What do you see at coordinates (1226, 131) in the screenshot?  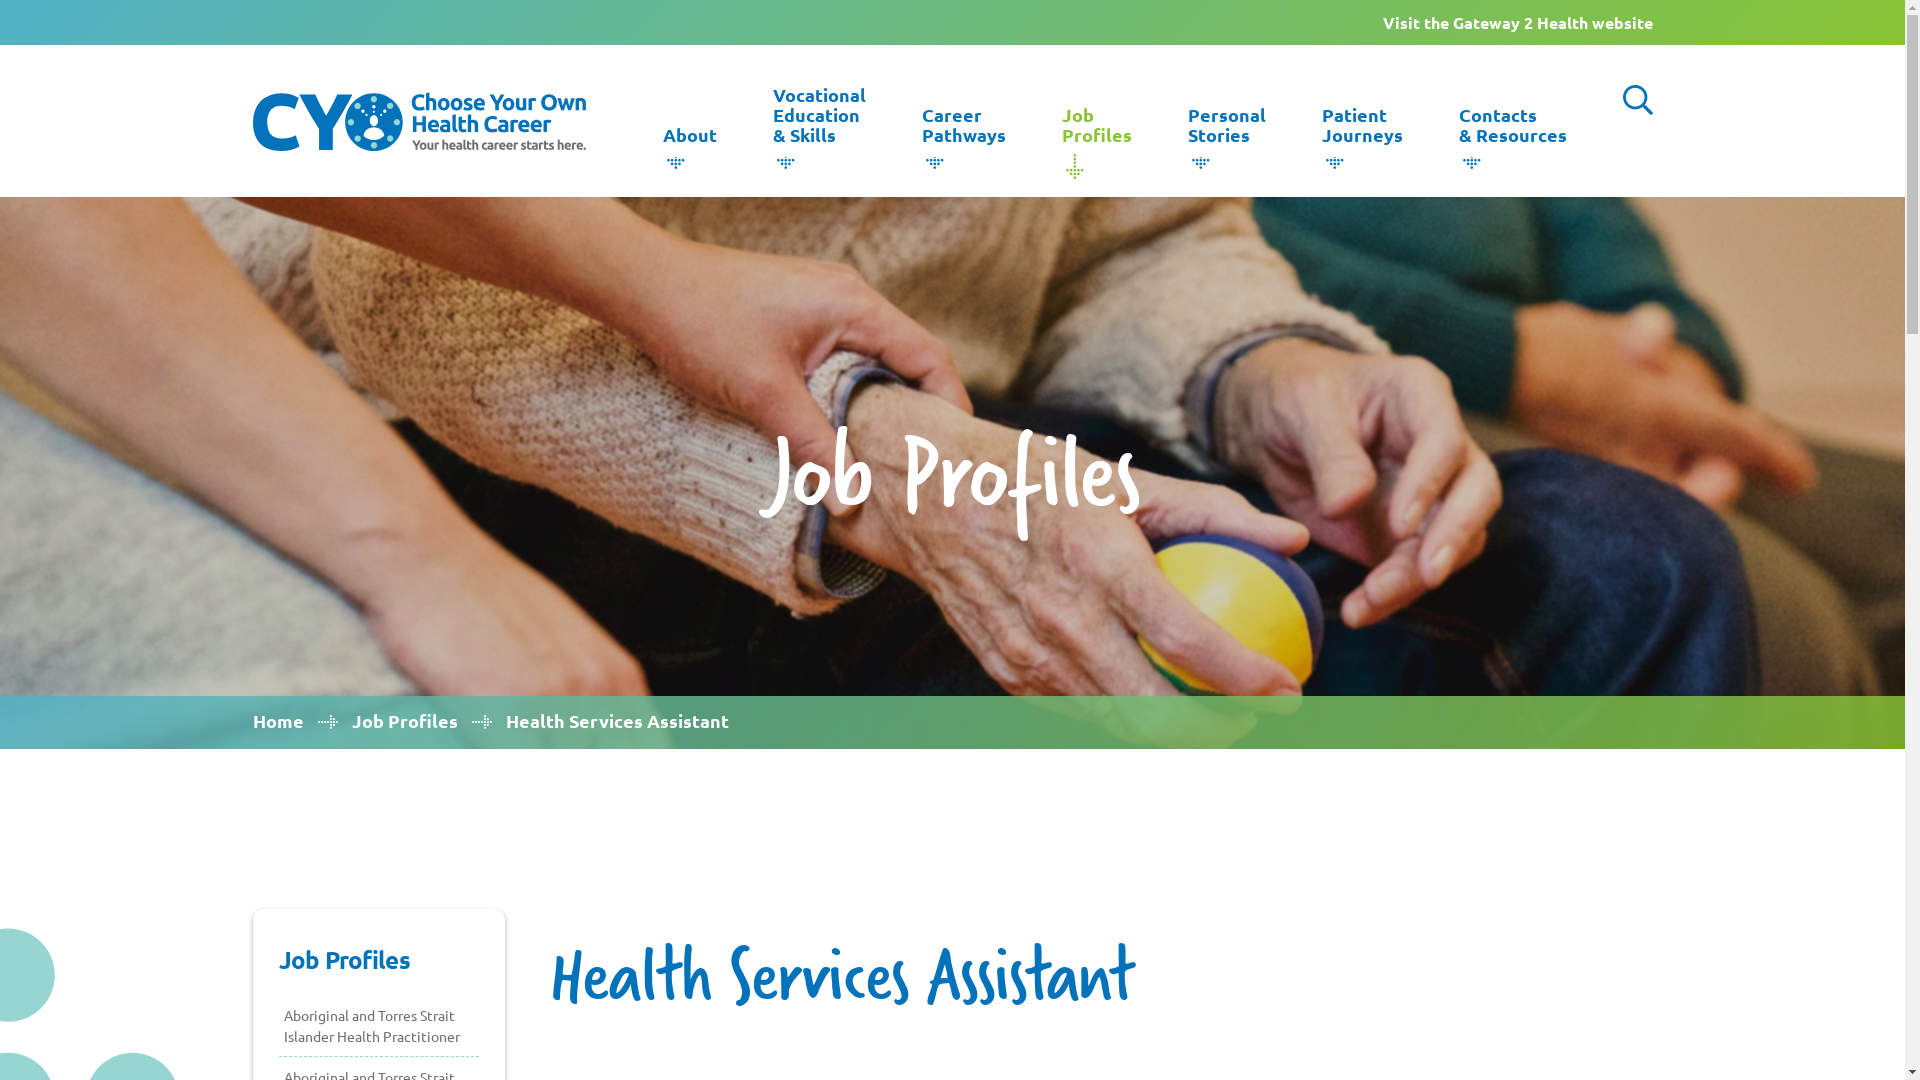 I see `'Personal` at bounding box center [1226, 131].